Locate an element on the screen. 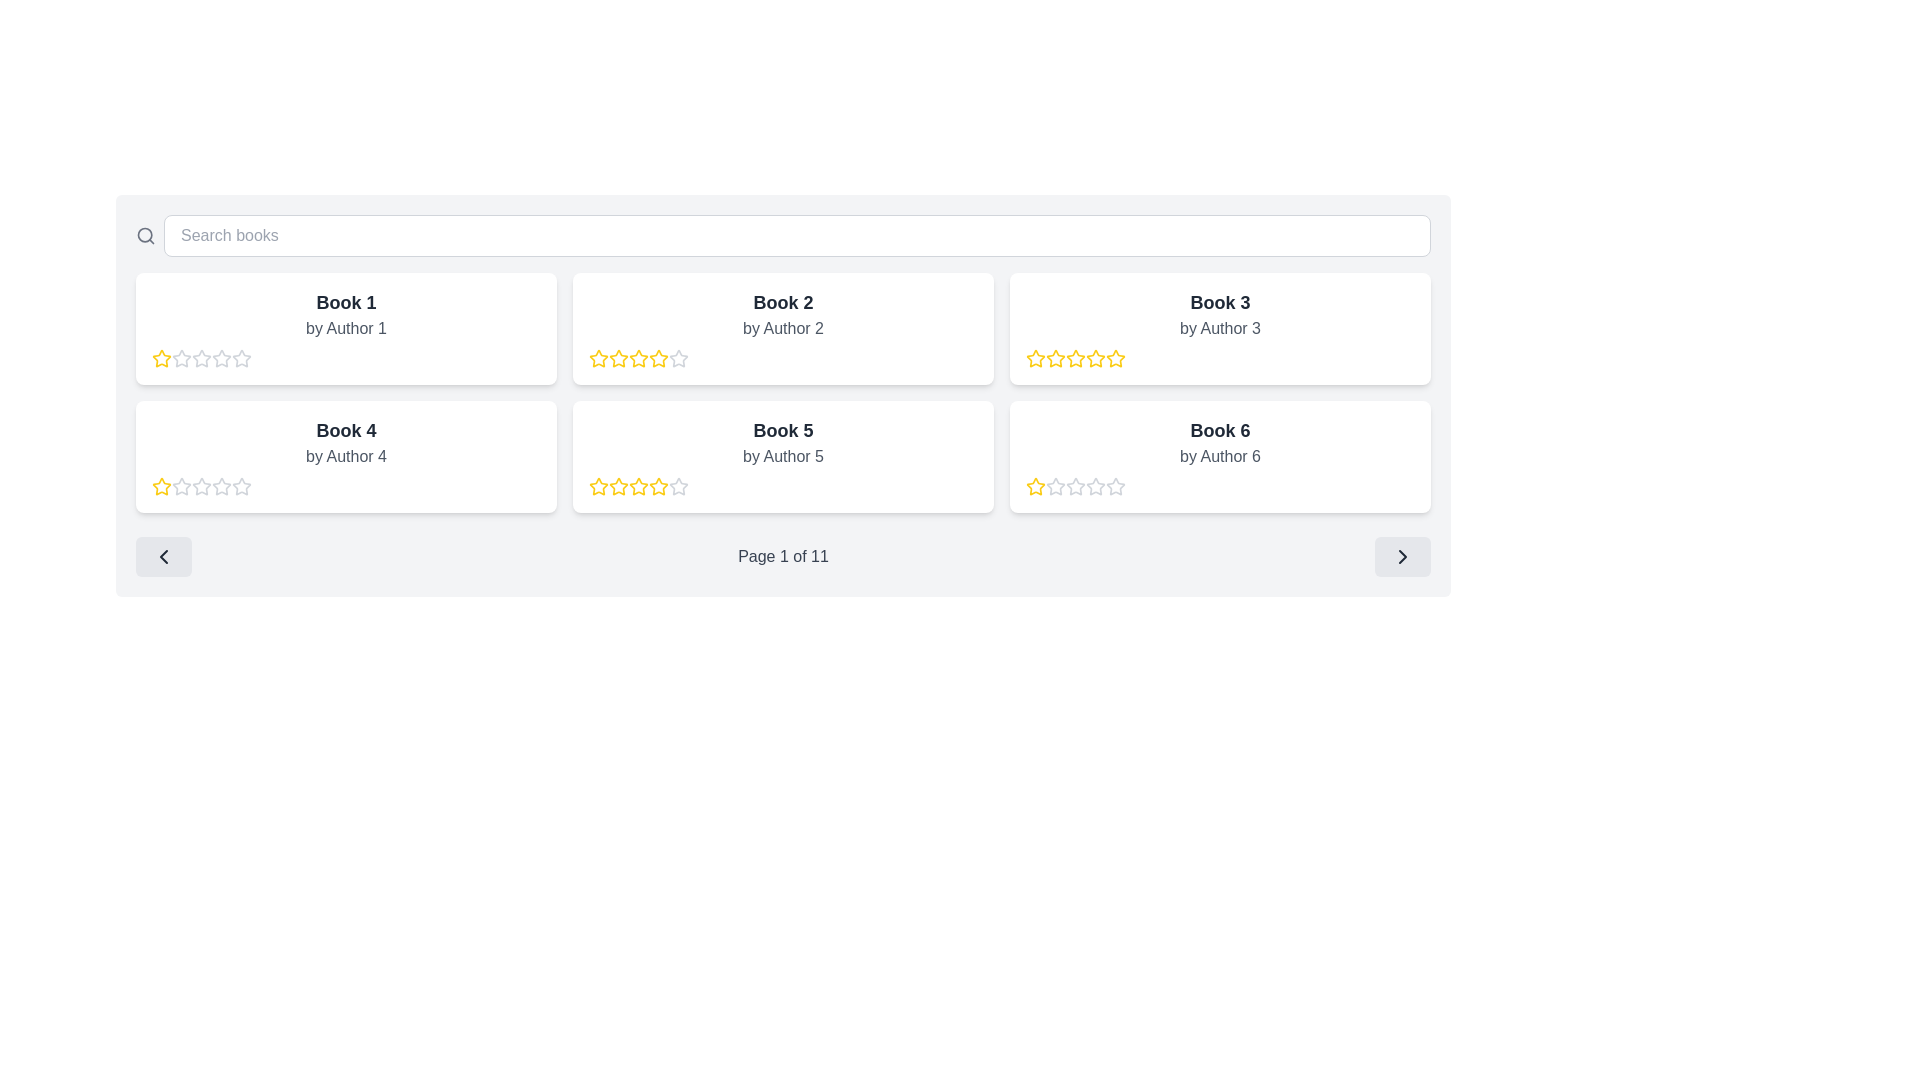 Image resolution: width=1920 pixels, height=1080 pixels. the third star icon in the five-star rating system for the book 'Book 5' by 'Author 5' is located at coordinates (637, 486).